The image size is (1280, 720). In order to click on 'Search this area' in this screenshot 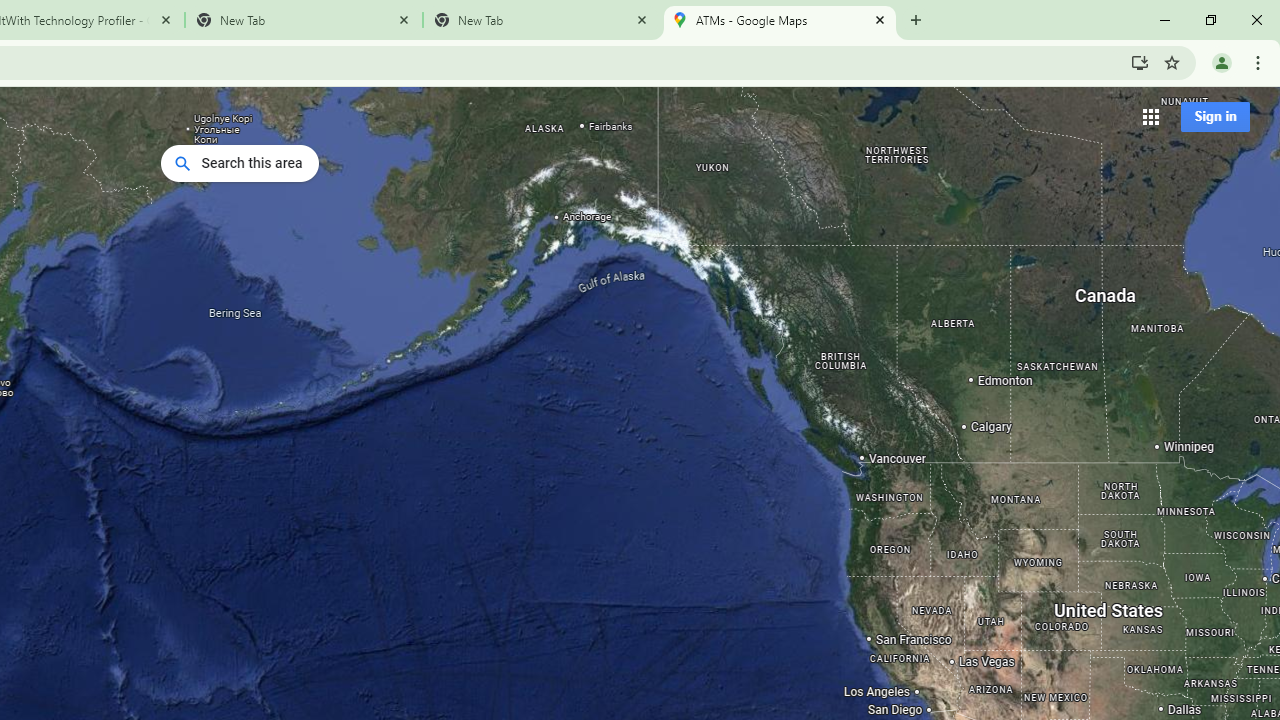, I will do `click(240, 162)`.